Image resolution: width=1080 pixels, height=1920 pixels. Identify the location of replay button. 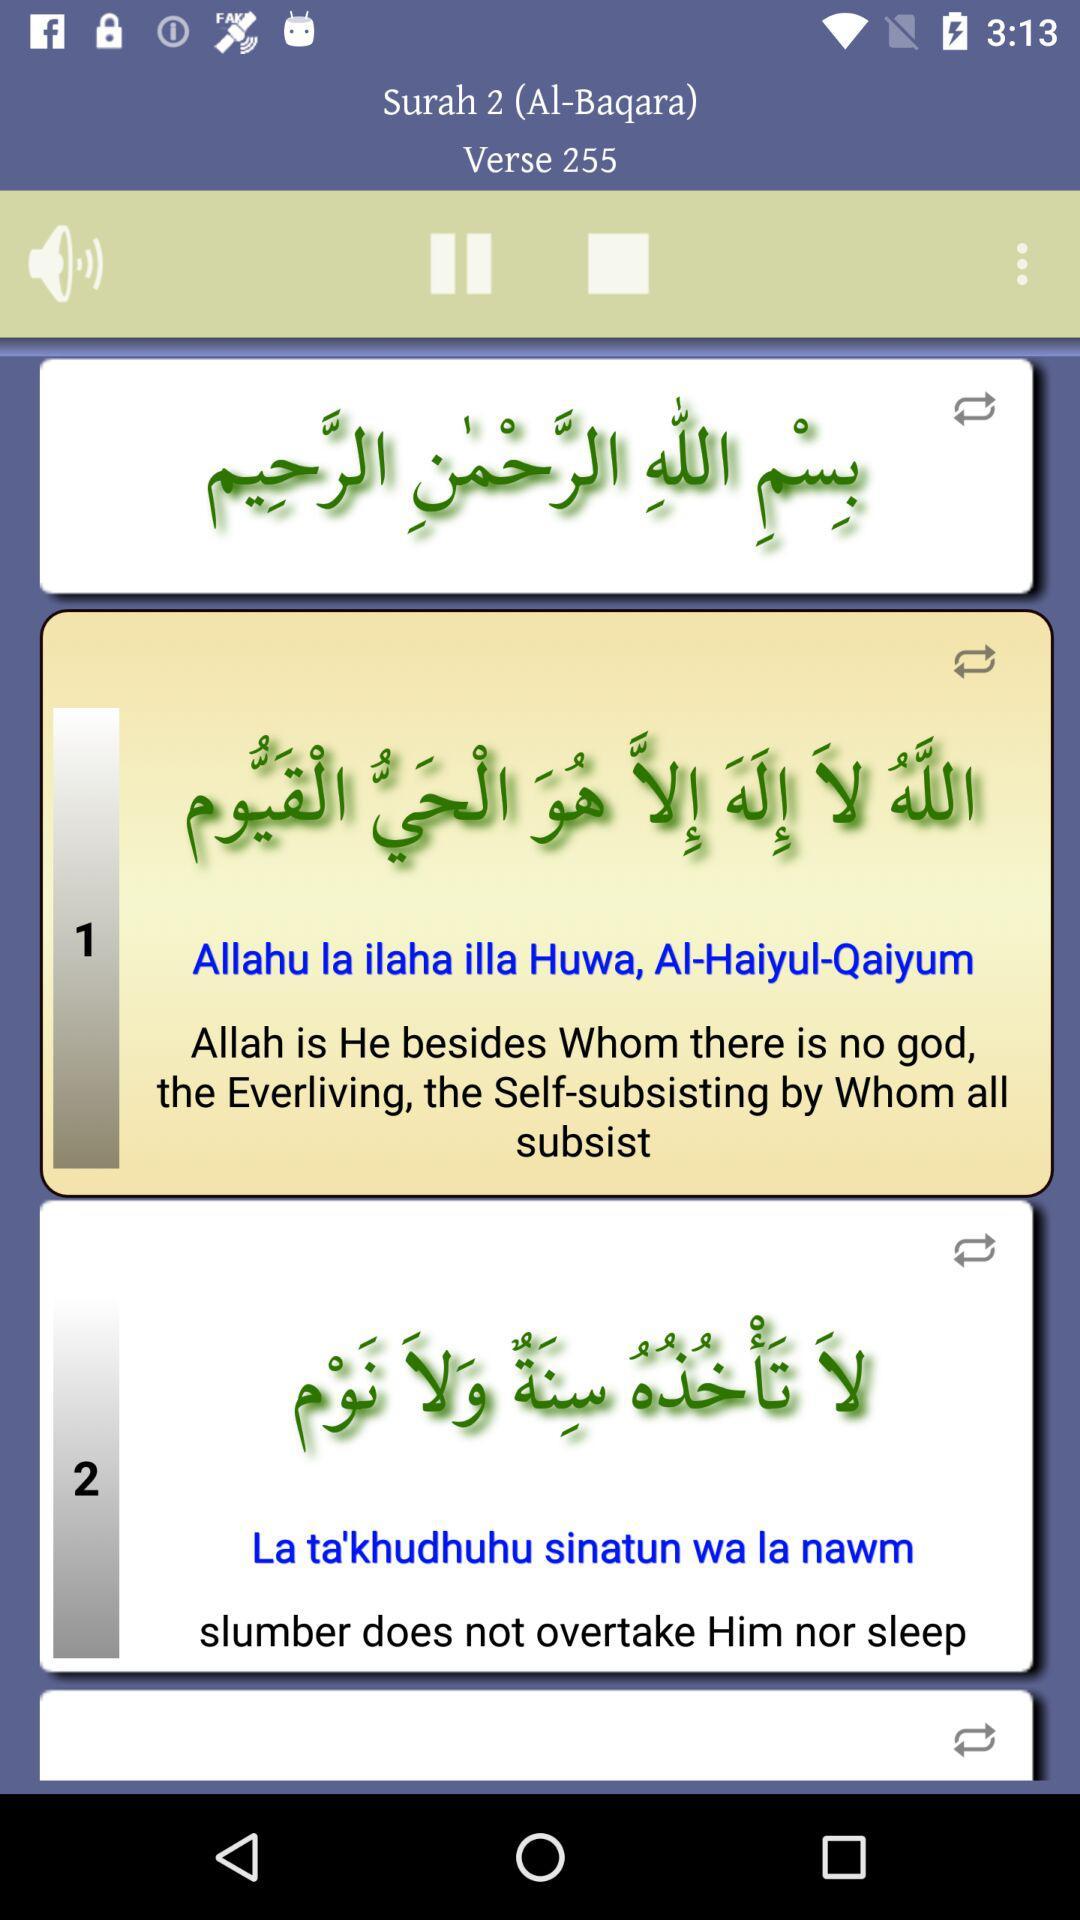
(973, 1732).